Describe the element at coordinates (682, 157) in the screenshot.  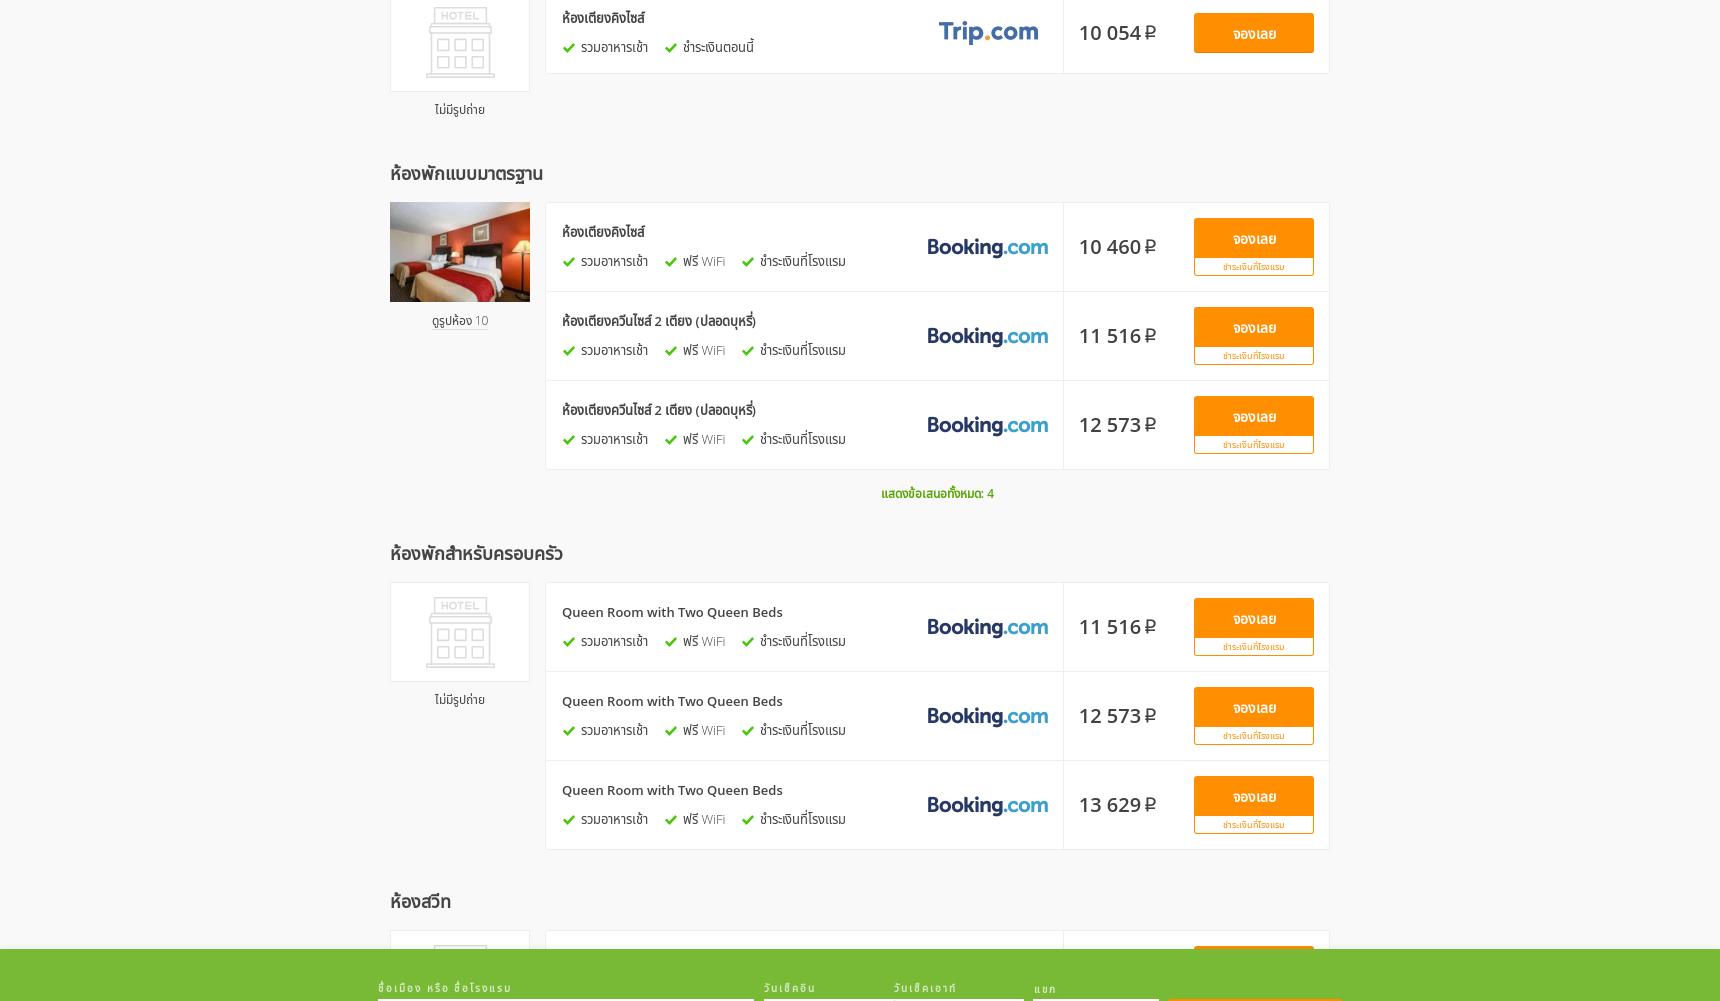
I see `'ร้านอาหาร/คาเฟ่'` at that location.